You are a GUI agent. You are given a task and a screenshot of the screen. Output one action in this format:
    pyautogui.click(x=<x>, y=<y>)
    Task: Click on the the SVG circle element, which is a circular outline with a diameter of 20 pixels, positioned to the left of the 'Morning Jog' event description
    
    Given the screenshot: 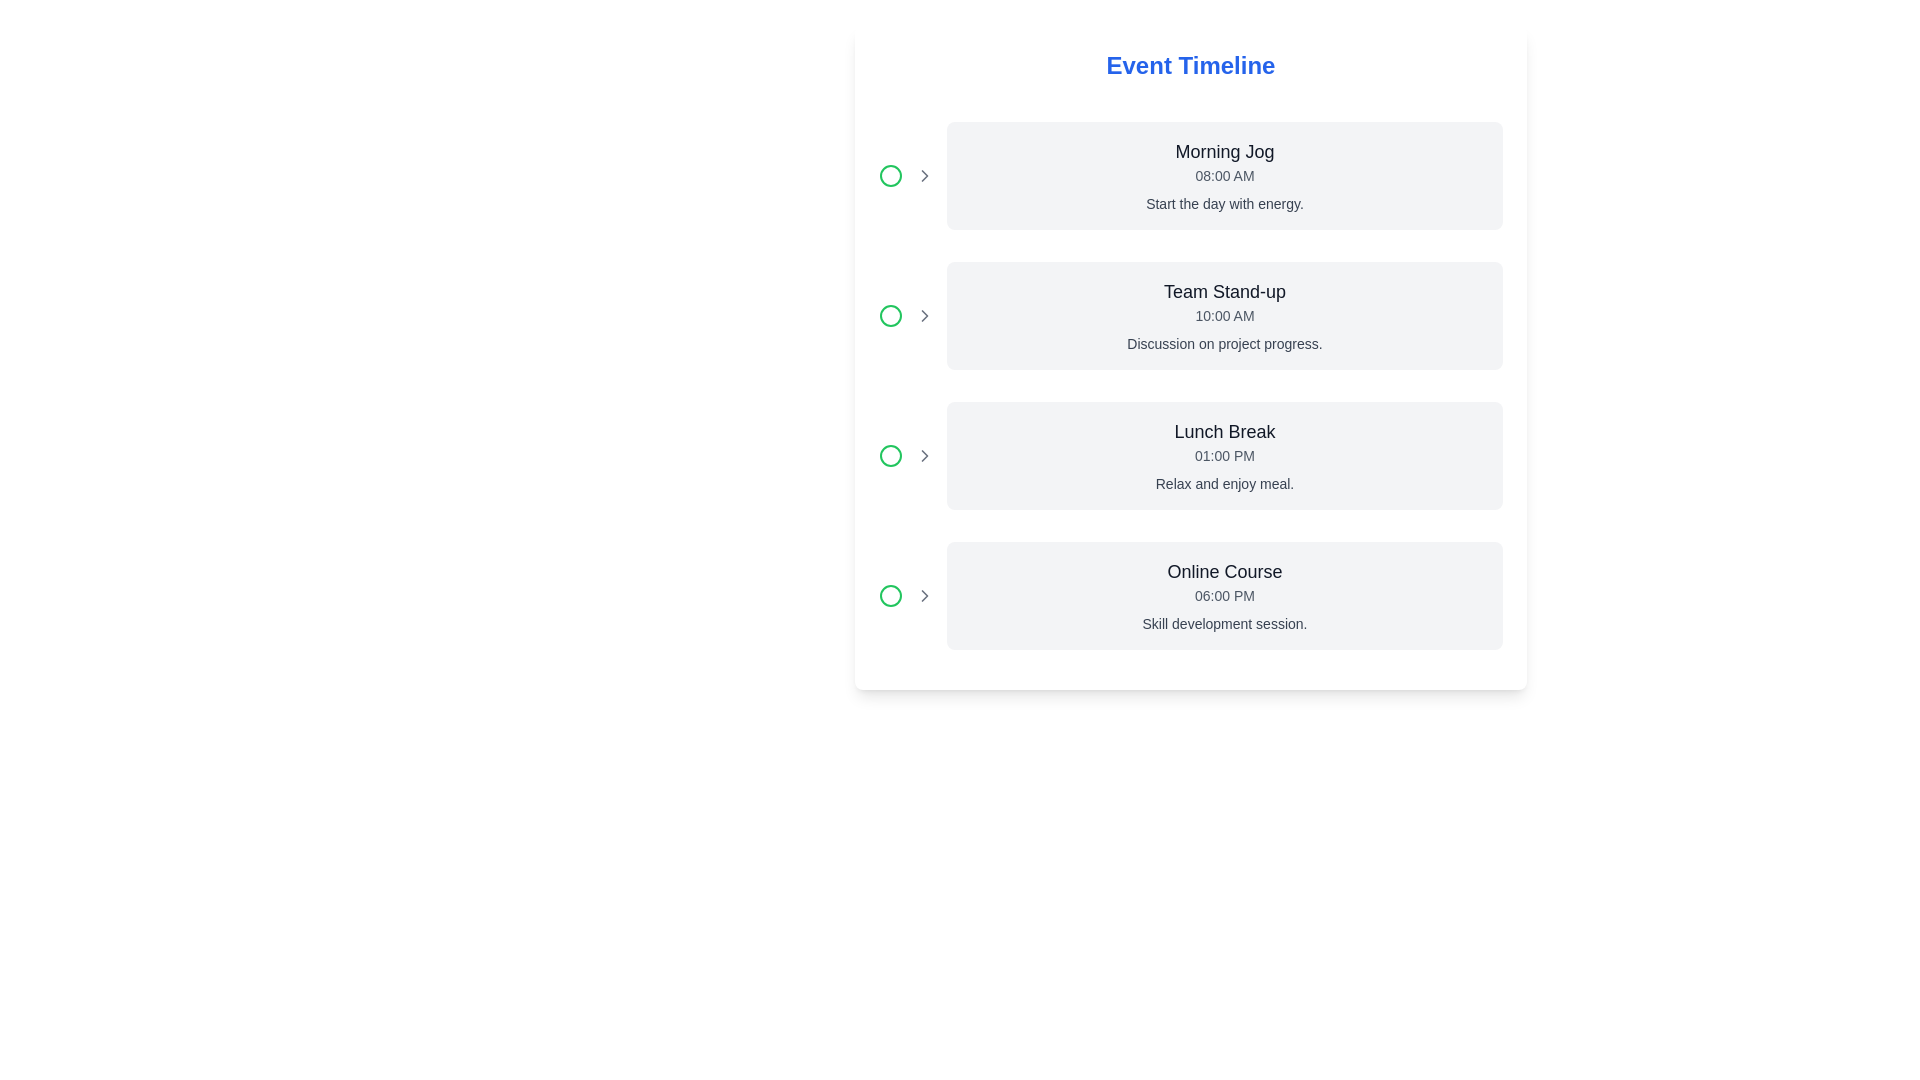 What is the action you would take?
    pyautogui.click(x=890, y=175)
    